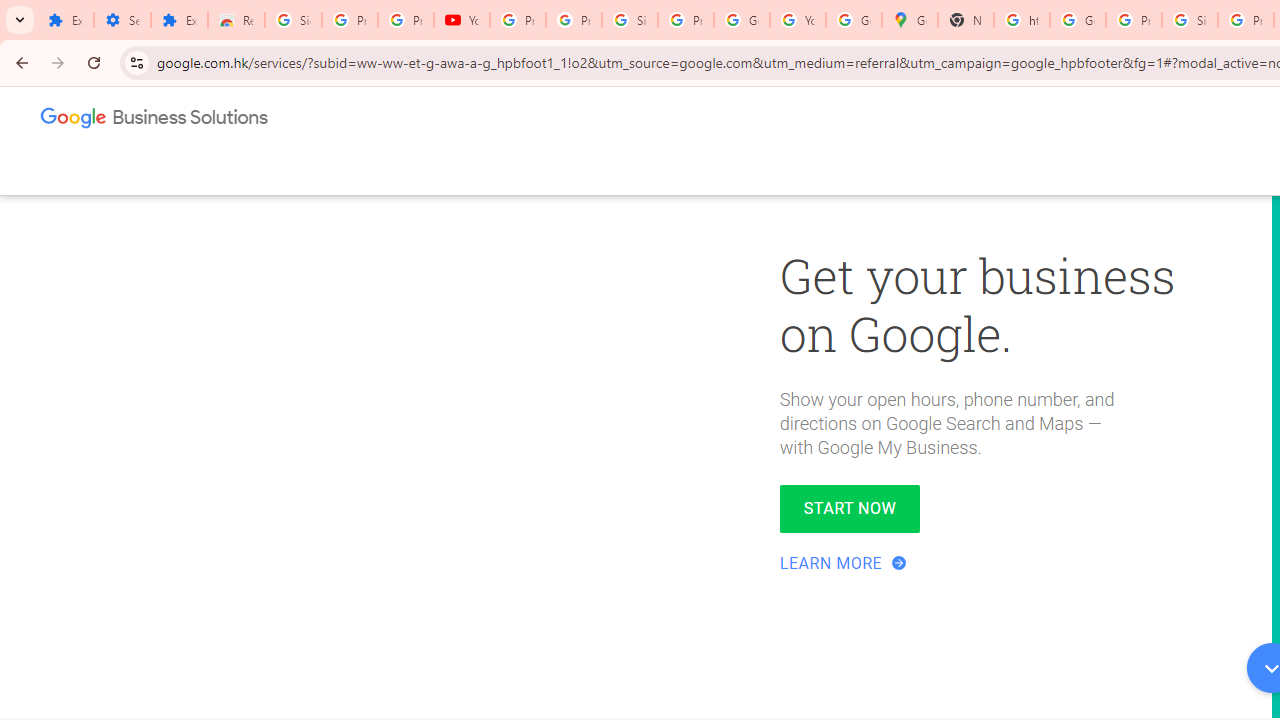  I want to click on 'Reviews: Helix Fruit Jump Arcade Game', so click(236, 20).